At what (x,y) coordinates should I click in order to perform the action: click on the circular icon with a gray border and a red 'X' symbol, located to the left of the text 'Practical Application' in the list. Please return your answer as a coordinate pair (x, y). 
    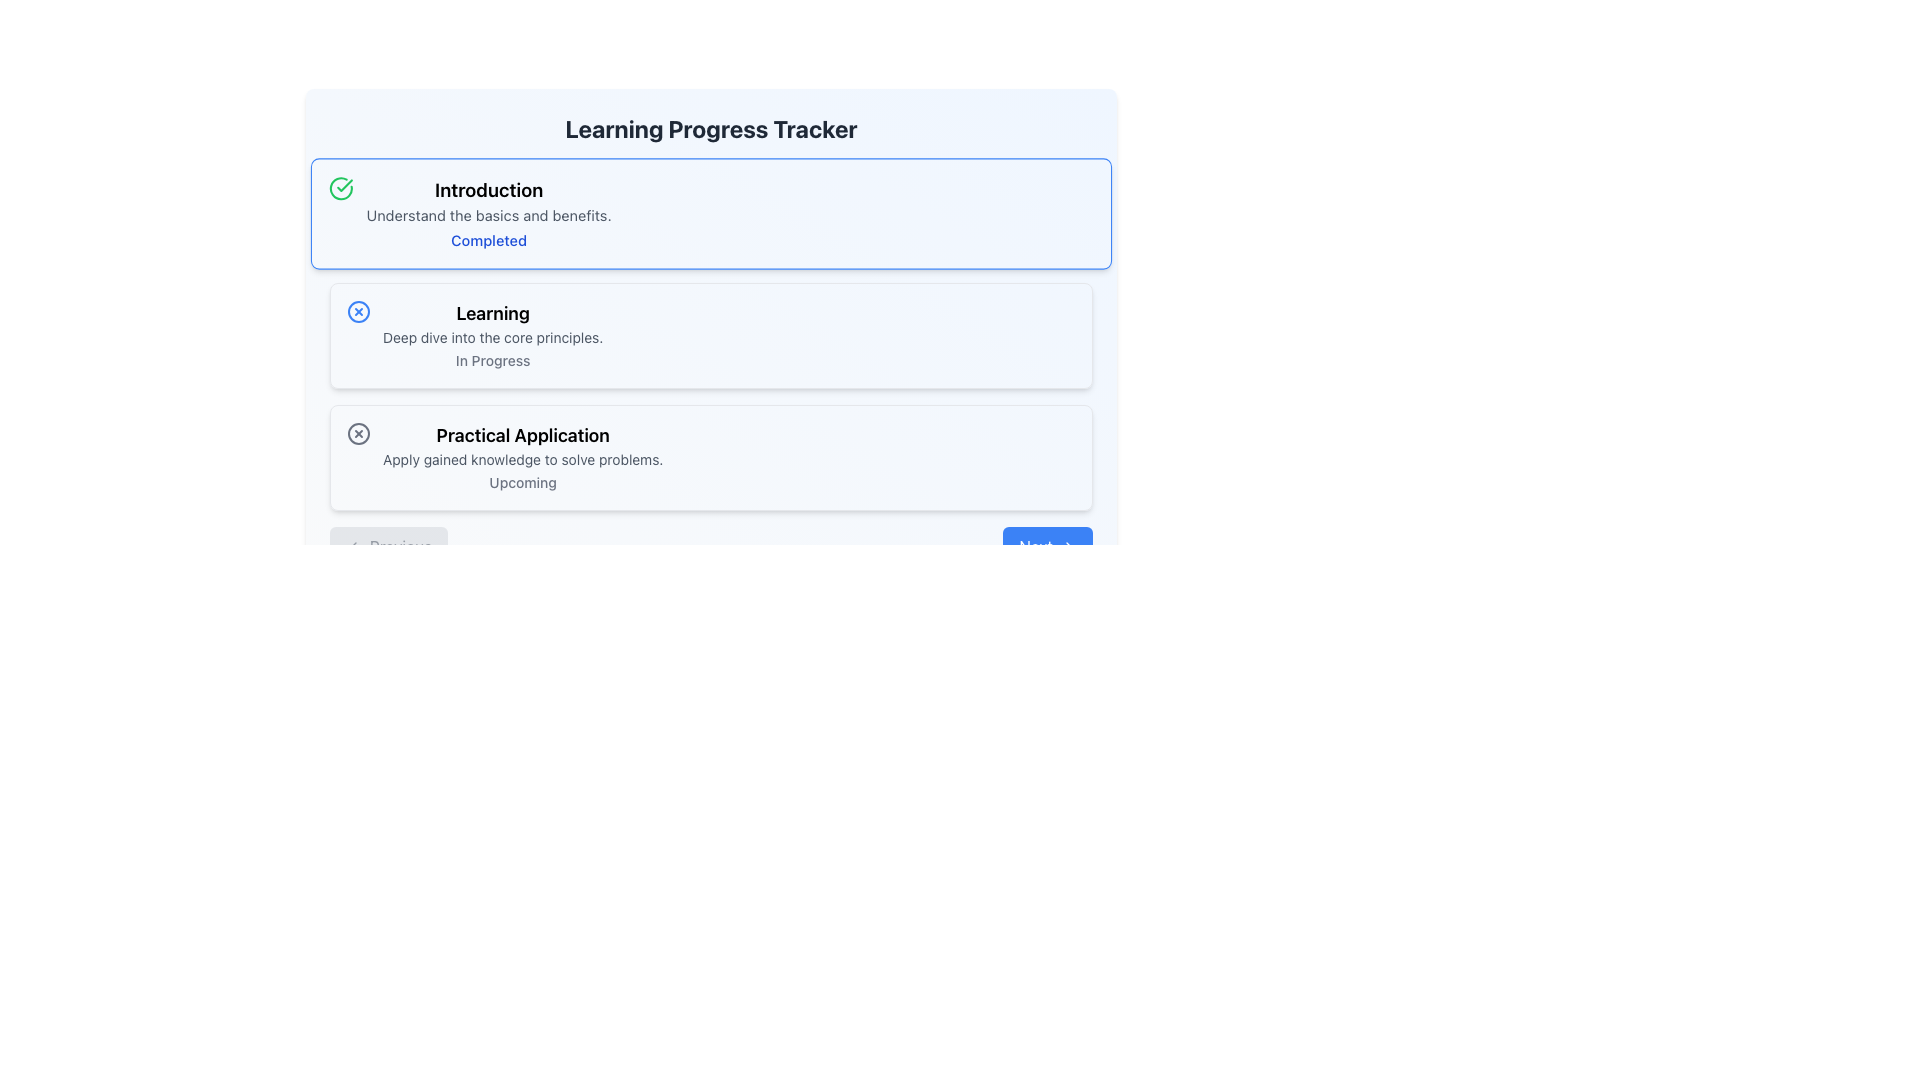
    Looking at the image, I should click on (359, 433).